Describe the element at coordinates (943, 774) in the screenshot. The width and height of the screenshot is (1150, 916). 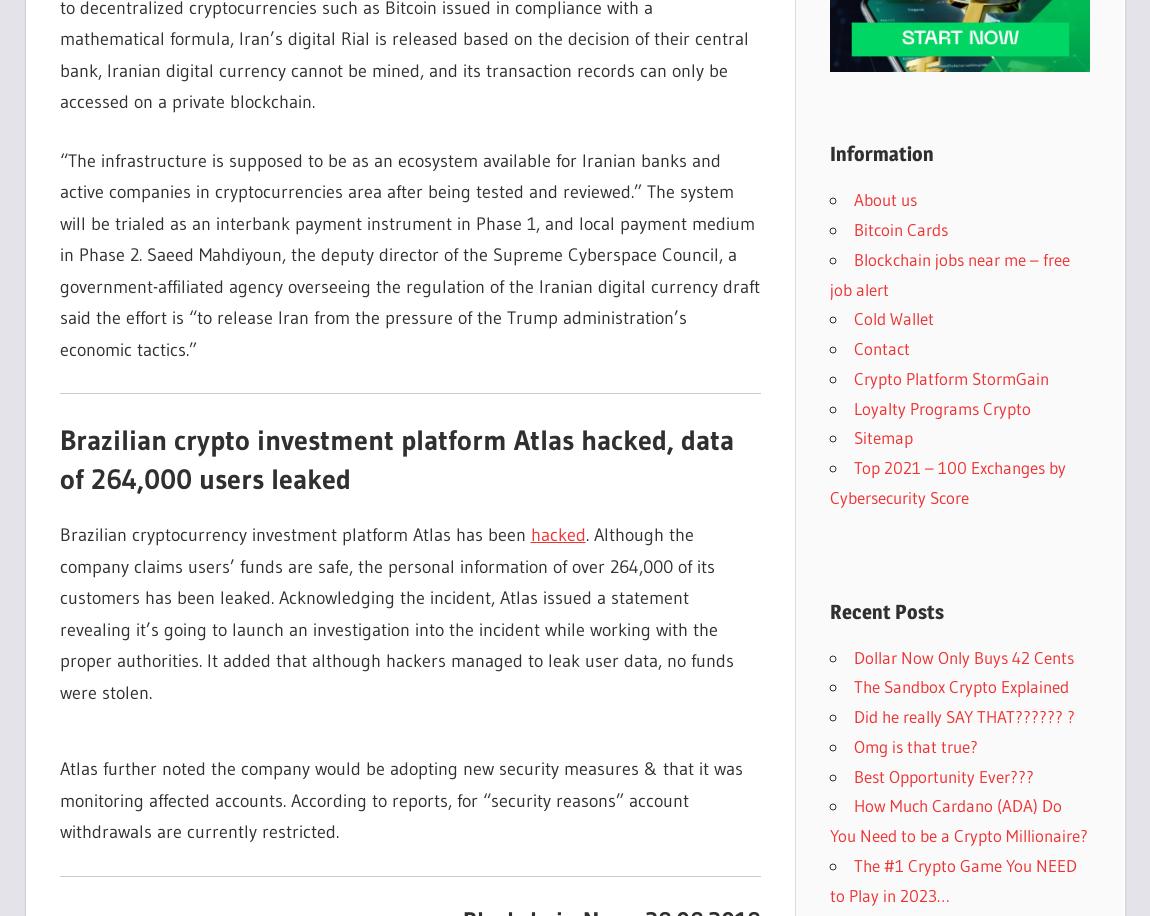
I see `'Best Opportunity Ever???'` at that location.